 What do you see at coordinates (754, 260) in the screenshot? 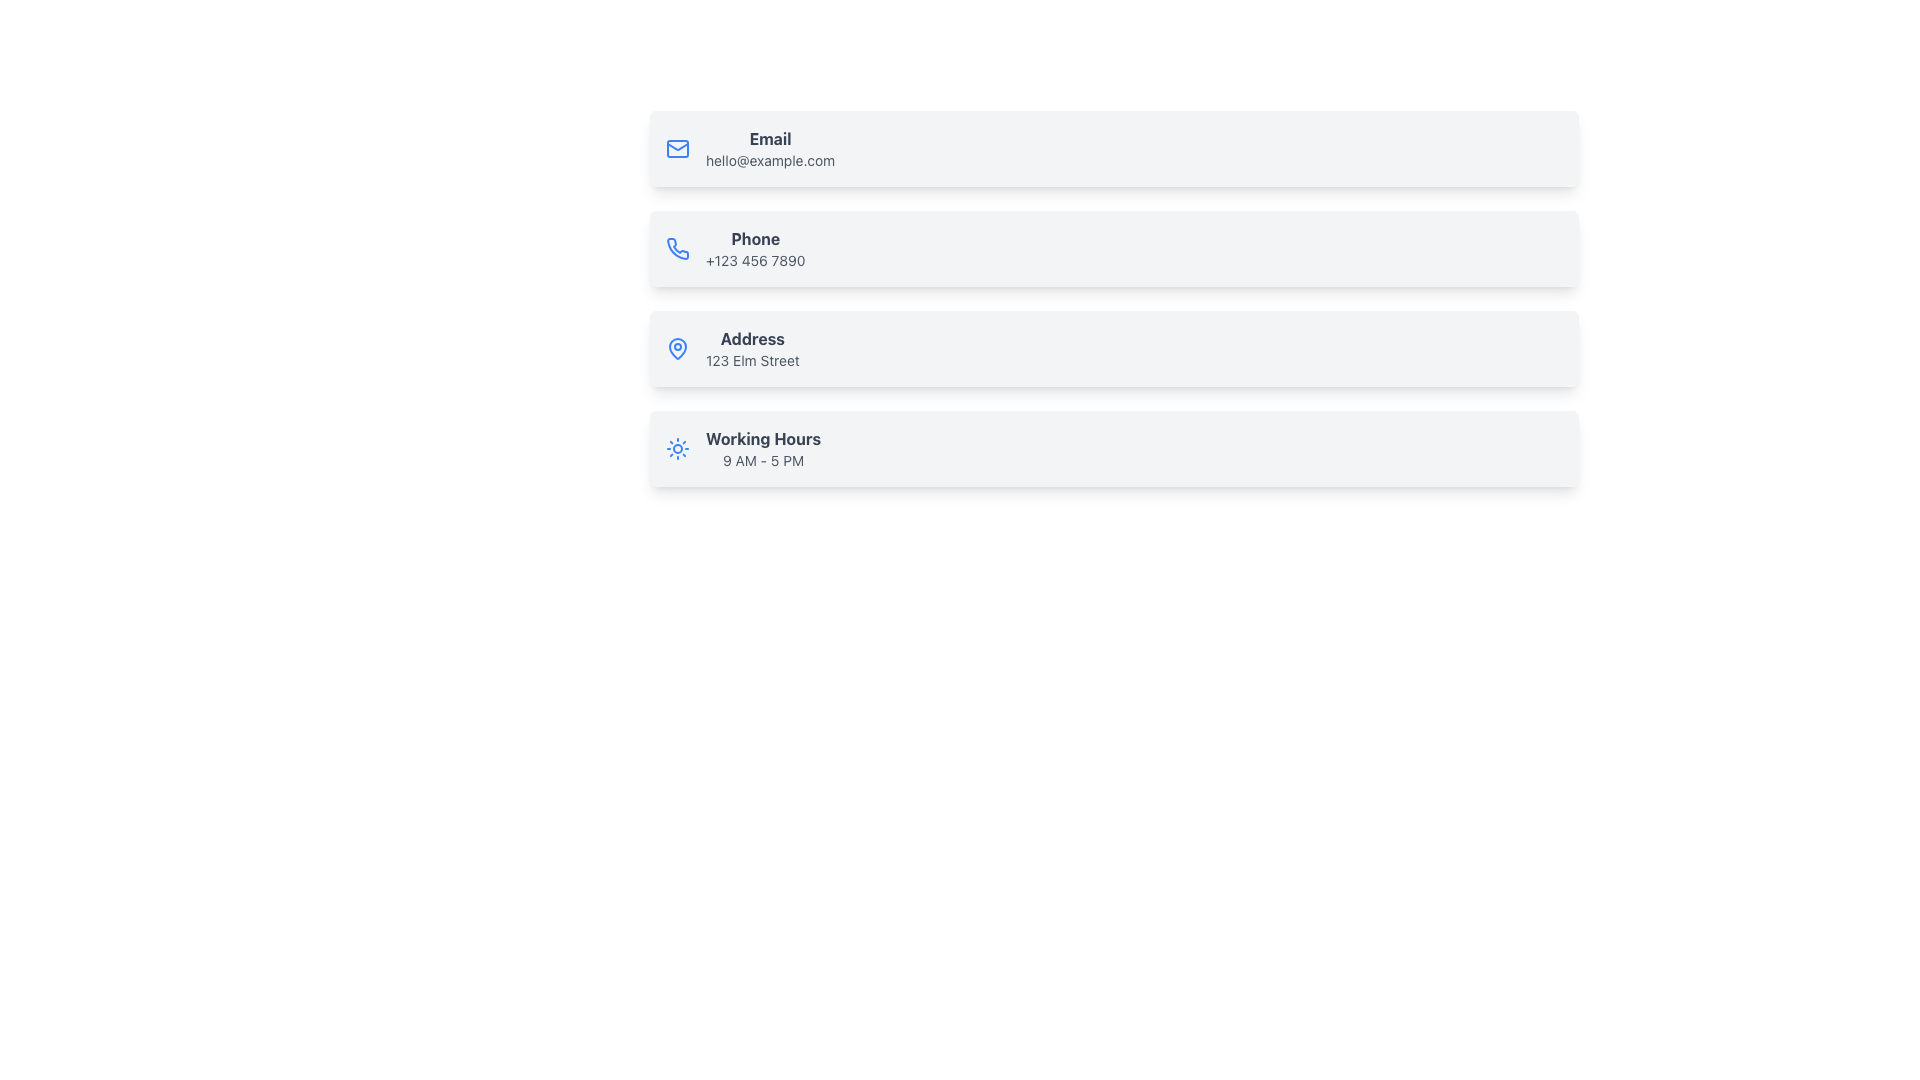
I see `the phone number text label displayed in light gray font, which is positioned below the bolded 'Phone' label in the contact information layout` at bounding box center [754, 260].